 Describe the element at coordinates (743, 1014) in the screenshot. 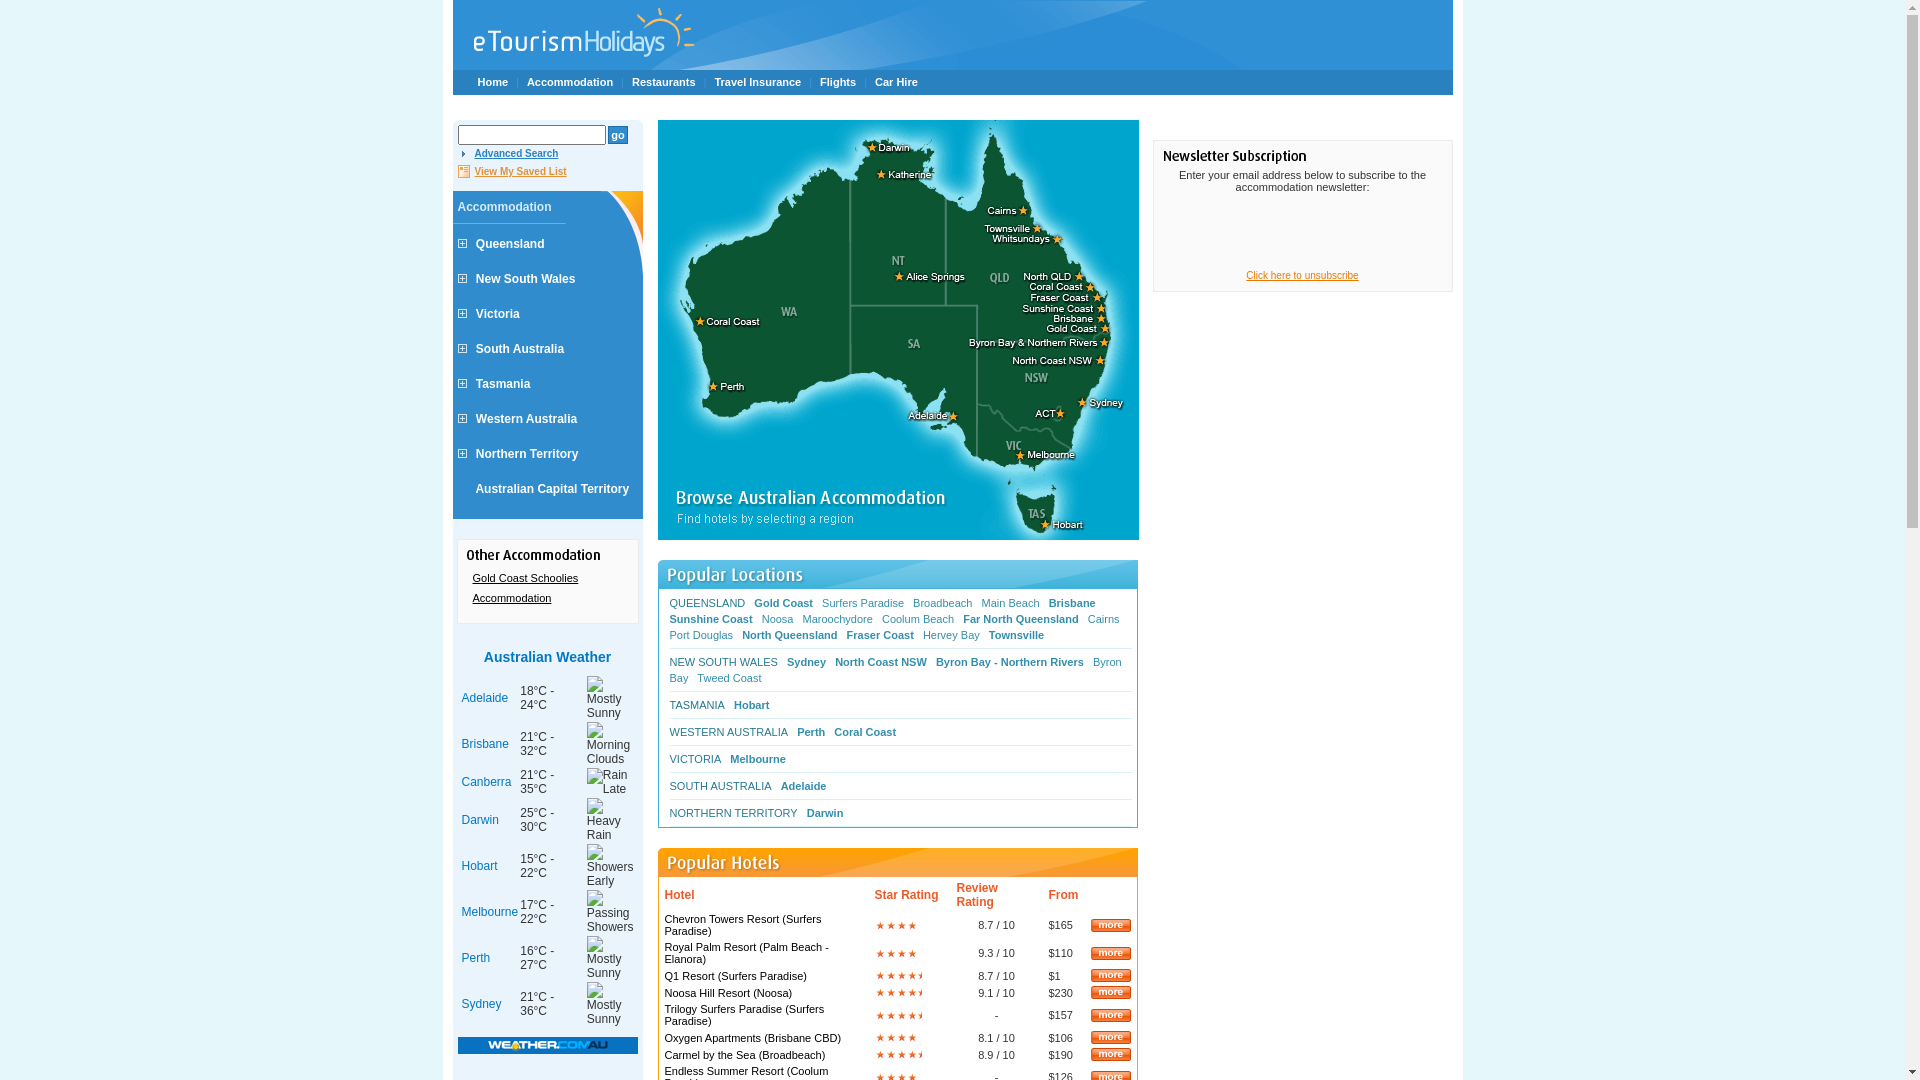

I see `'Trilogy Surfers Paradise (Surfers Paradise)'` at that location.